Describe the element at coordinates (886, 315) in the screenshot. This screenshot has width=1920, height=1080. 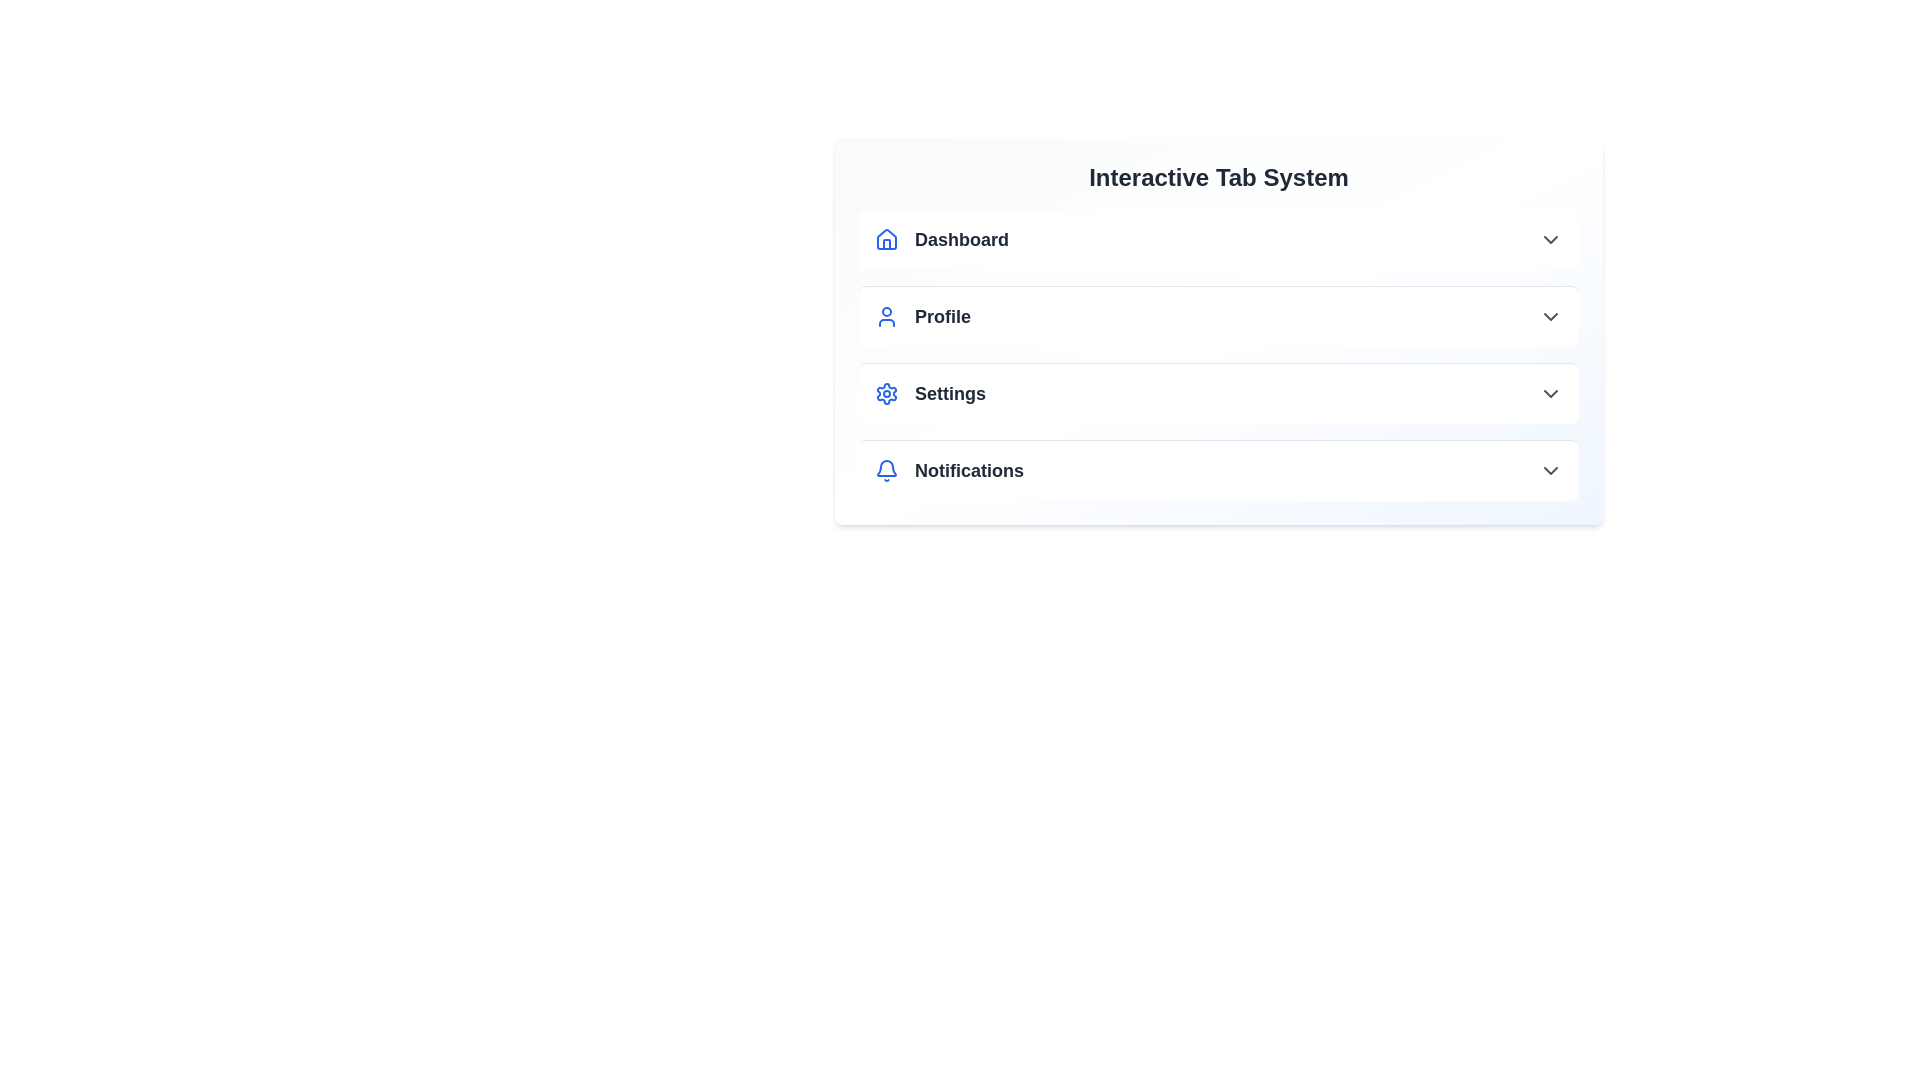
I see `the user profile icon located` at that location.